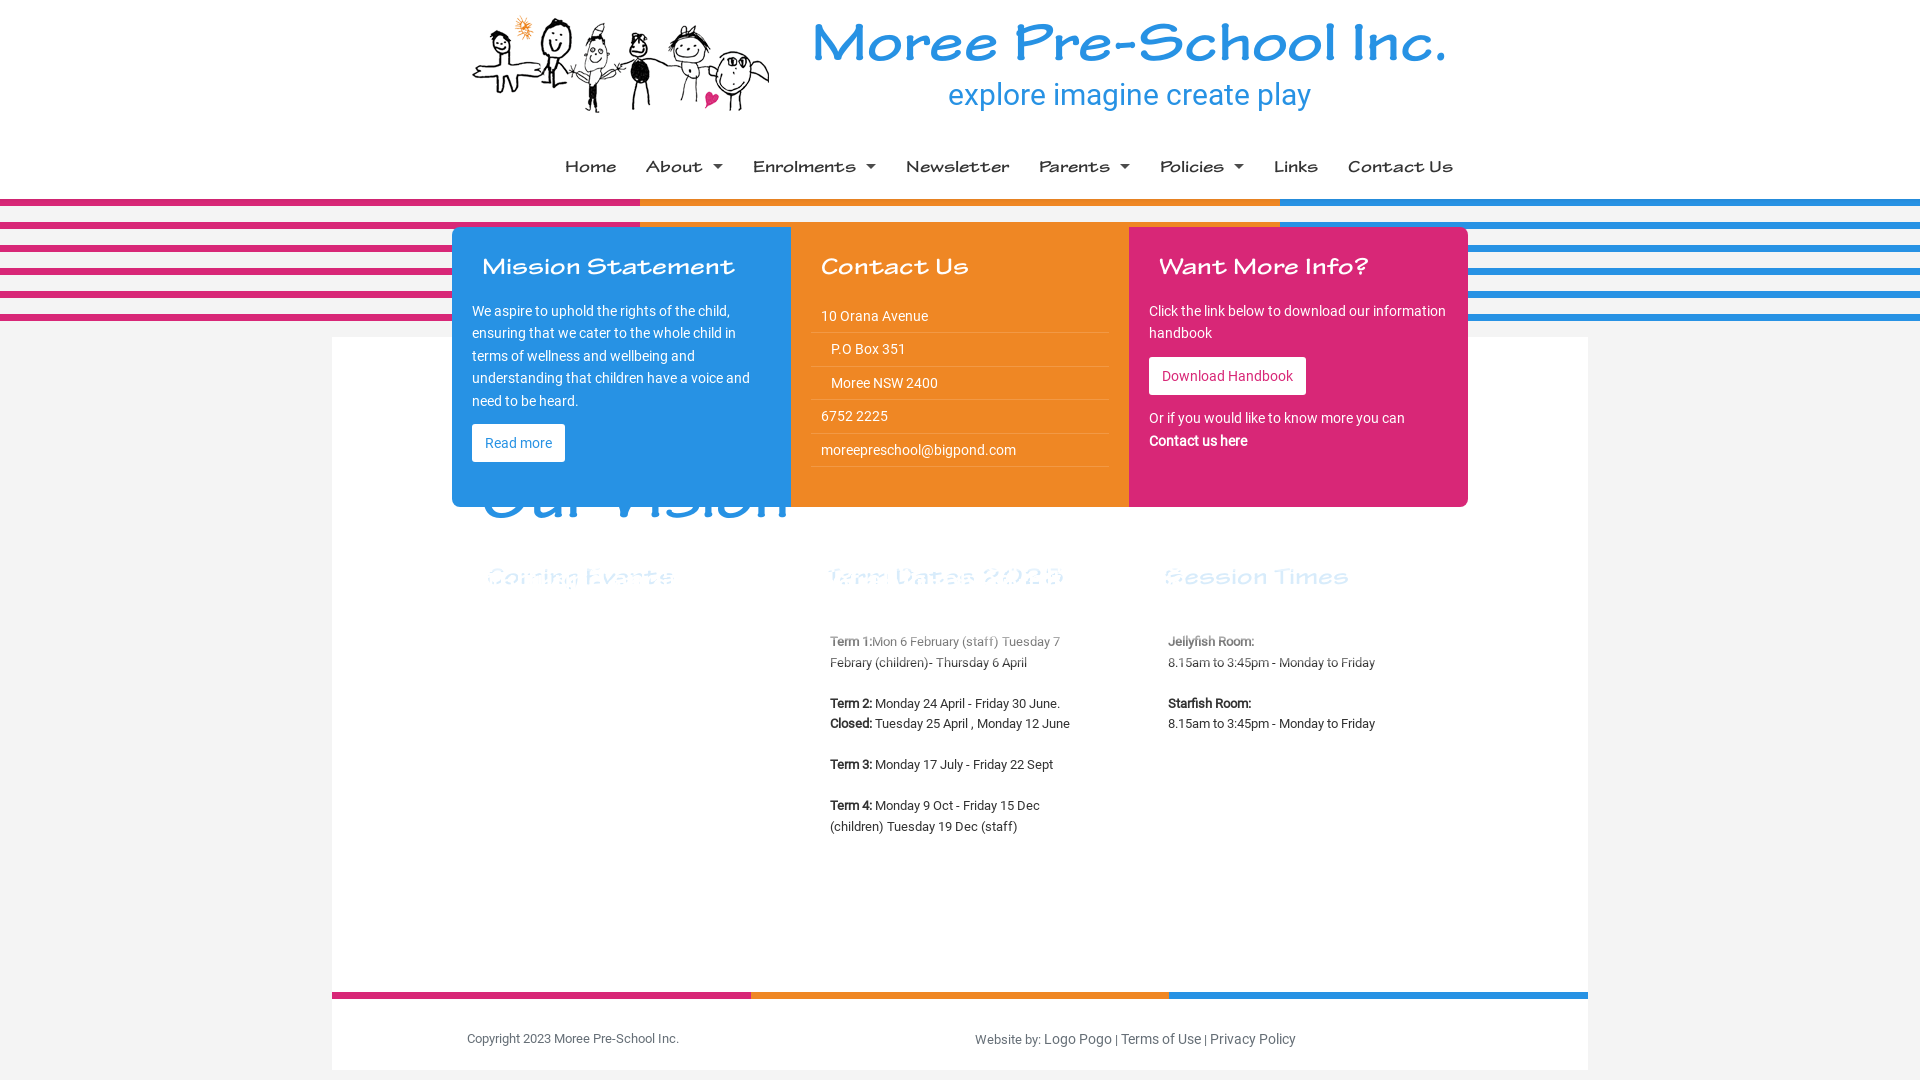 This screenshot has height=1080, width=1920. Describe the element at coordinates (1083, 661) in the screenshot. I see `'Parent Concerns'` at that location.